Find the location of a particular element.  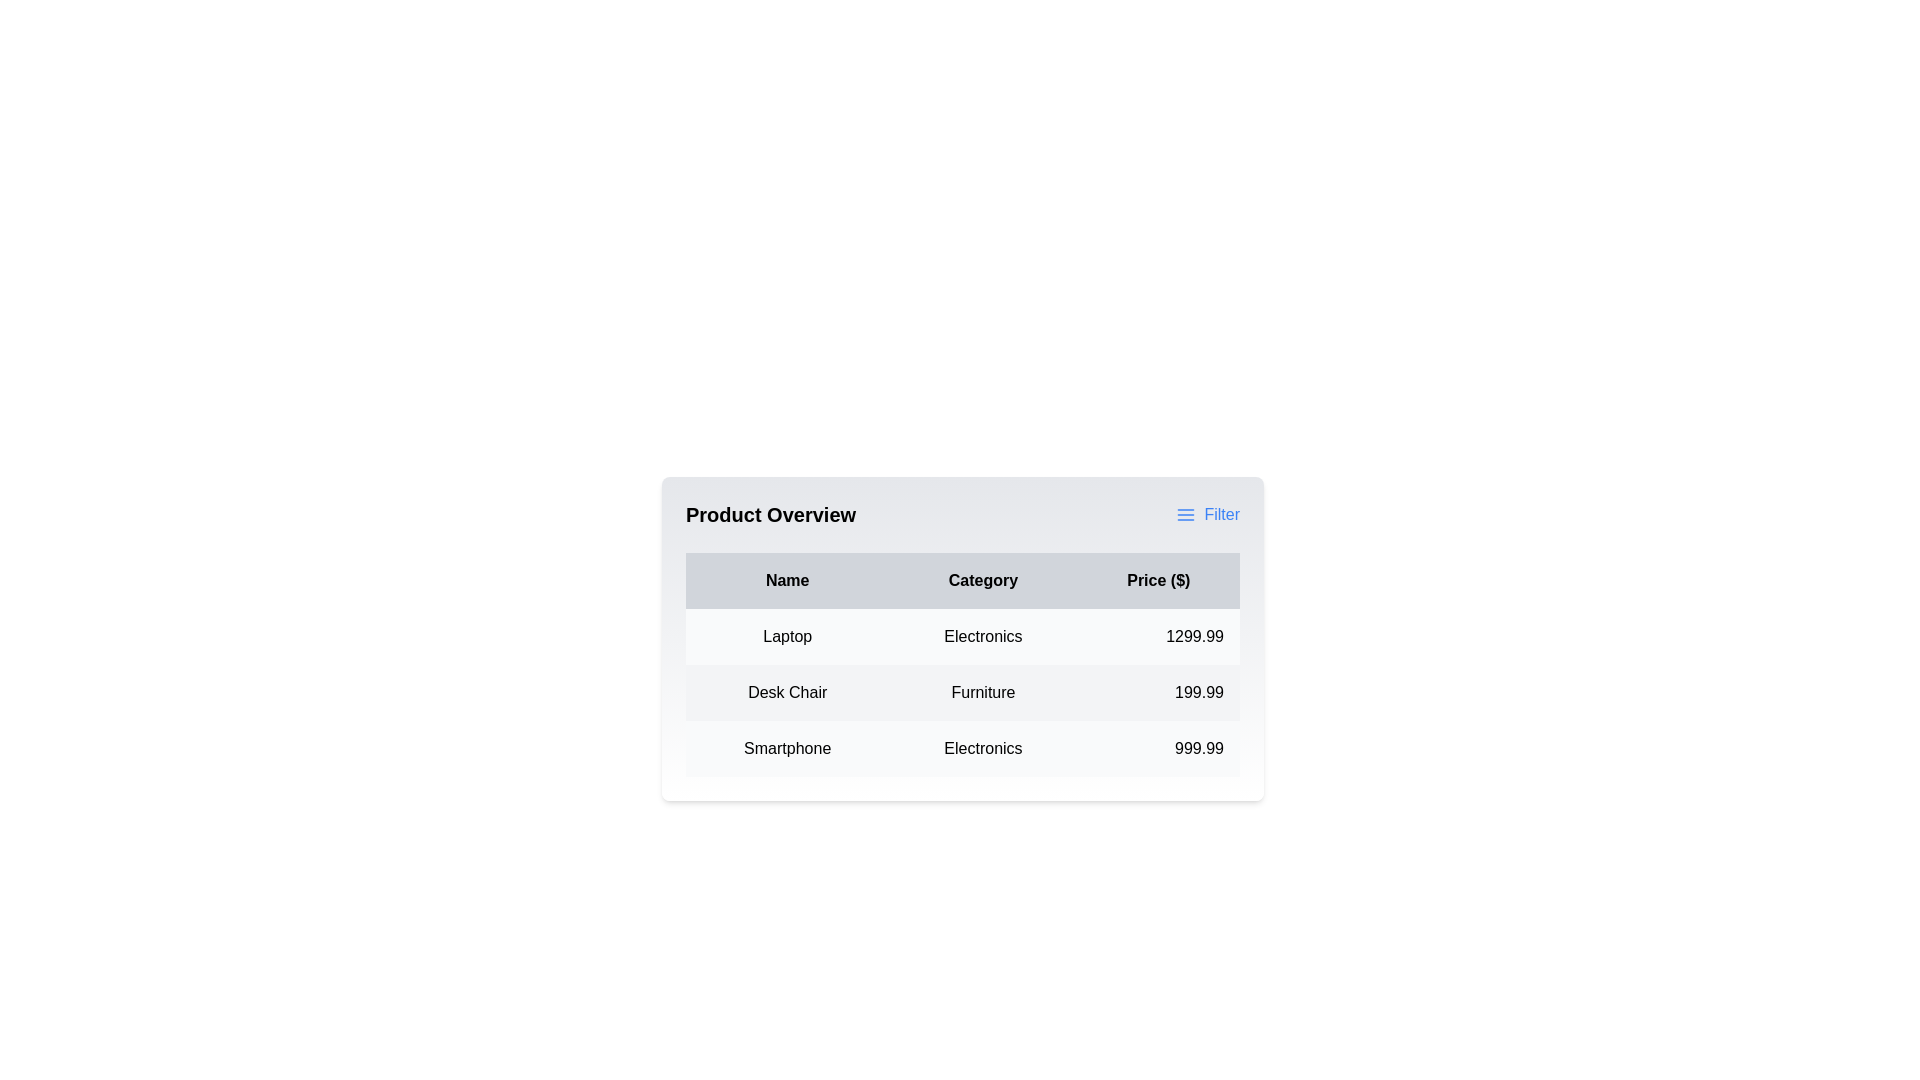

text from the column header located between the 'Name' and 'Price ($)' labels in the table is located at coordinates (983, 581).